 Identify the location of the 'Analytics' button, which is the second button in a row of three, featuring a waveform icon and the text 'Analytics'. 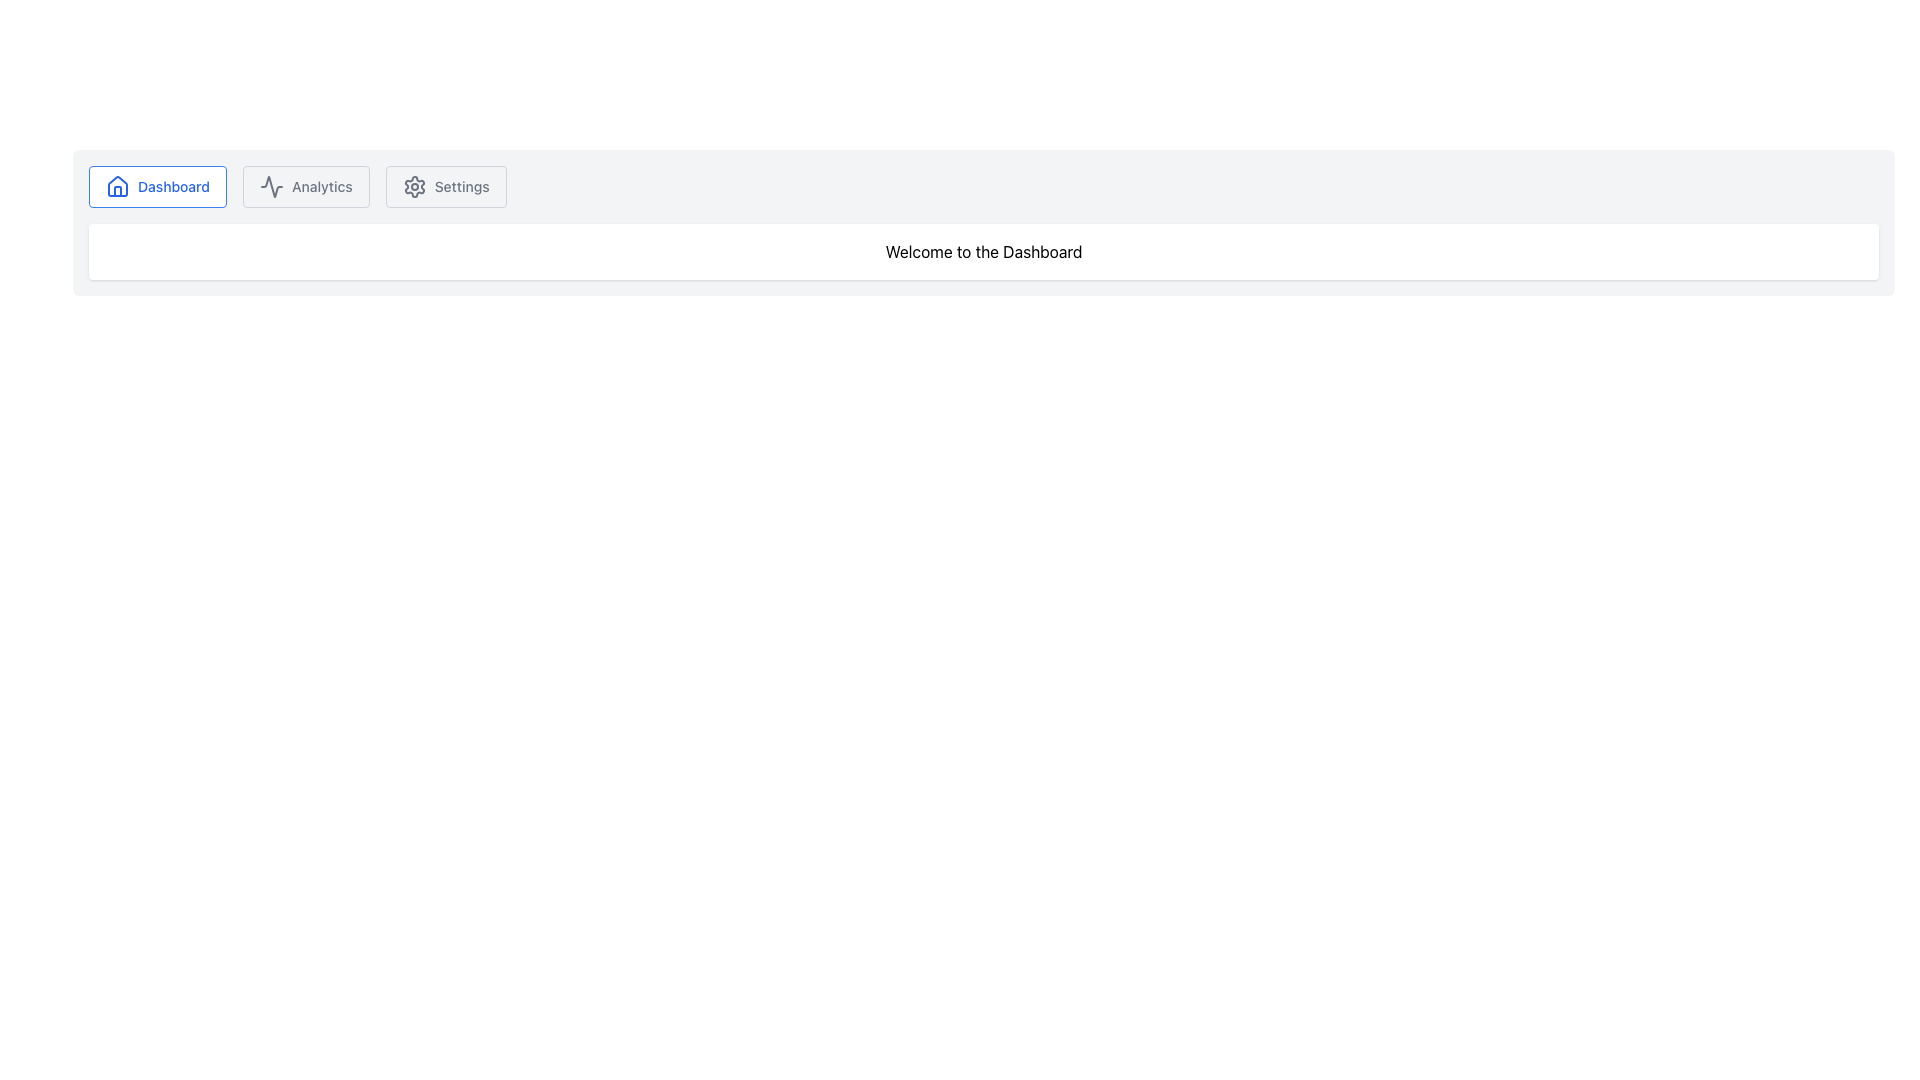
(305, 186).